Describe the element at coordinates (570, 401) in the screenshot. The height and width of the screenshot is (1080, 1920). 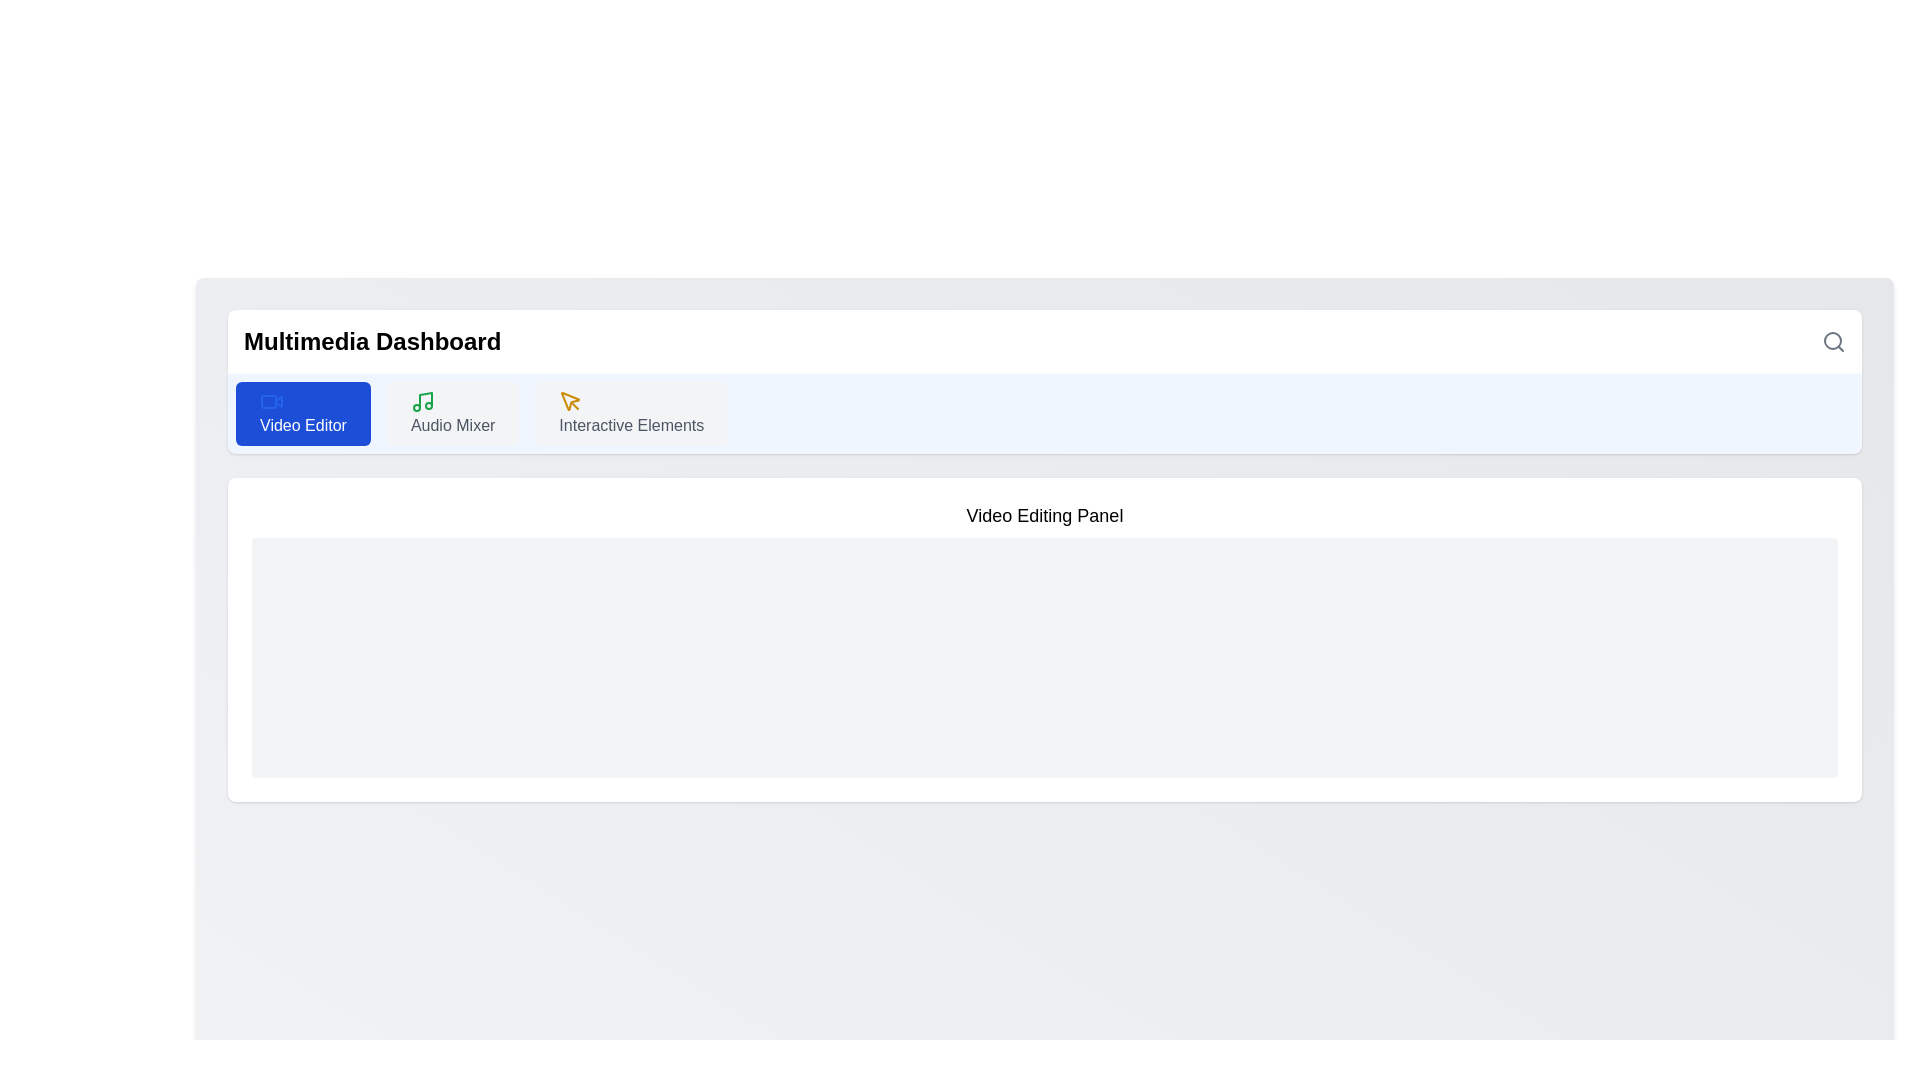
I see `the interactive icon element located in the 'Interactive Elements' section of the toolbar, positioned between 'Audio Mixer' and 'Video Editor'` at that location.